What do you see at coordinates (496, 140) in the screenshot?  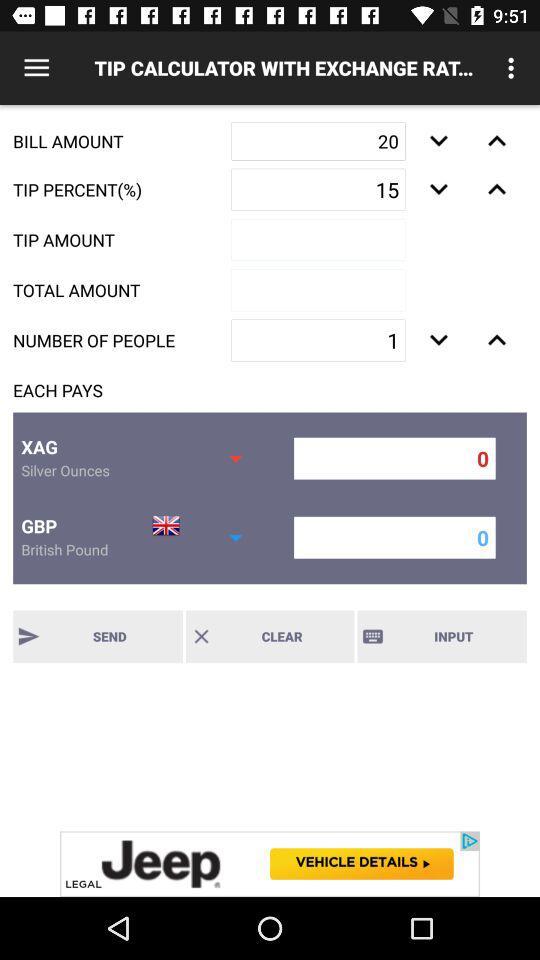 I see `increase` at bounding box center [496, 140].